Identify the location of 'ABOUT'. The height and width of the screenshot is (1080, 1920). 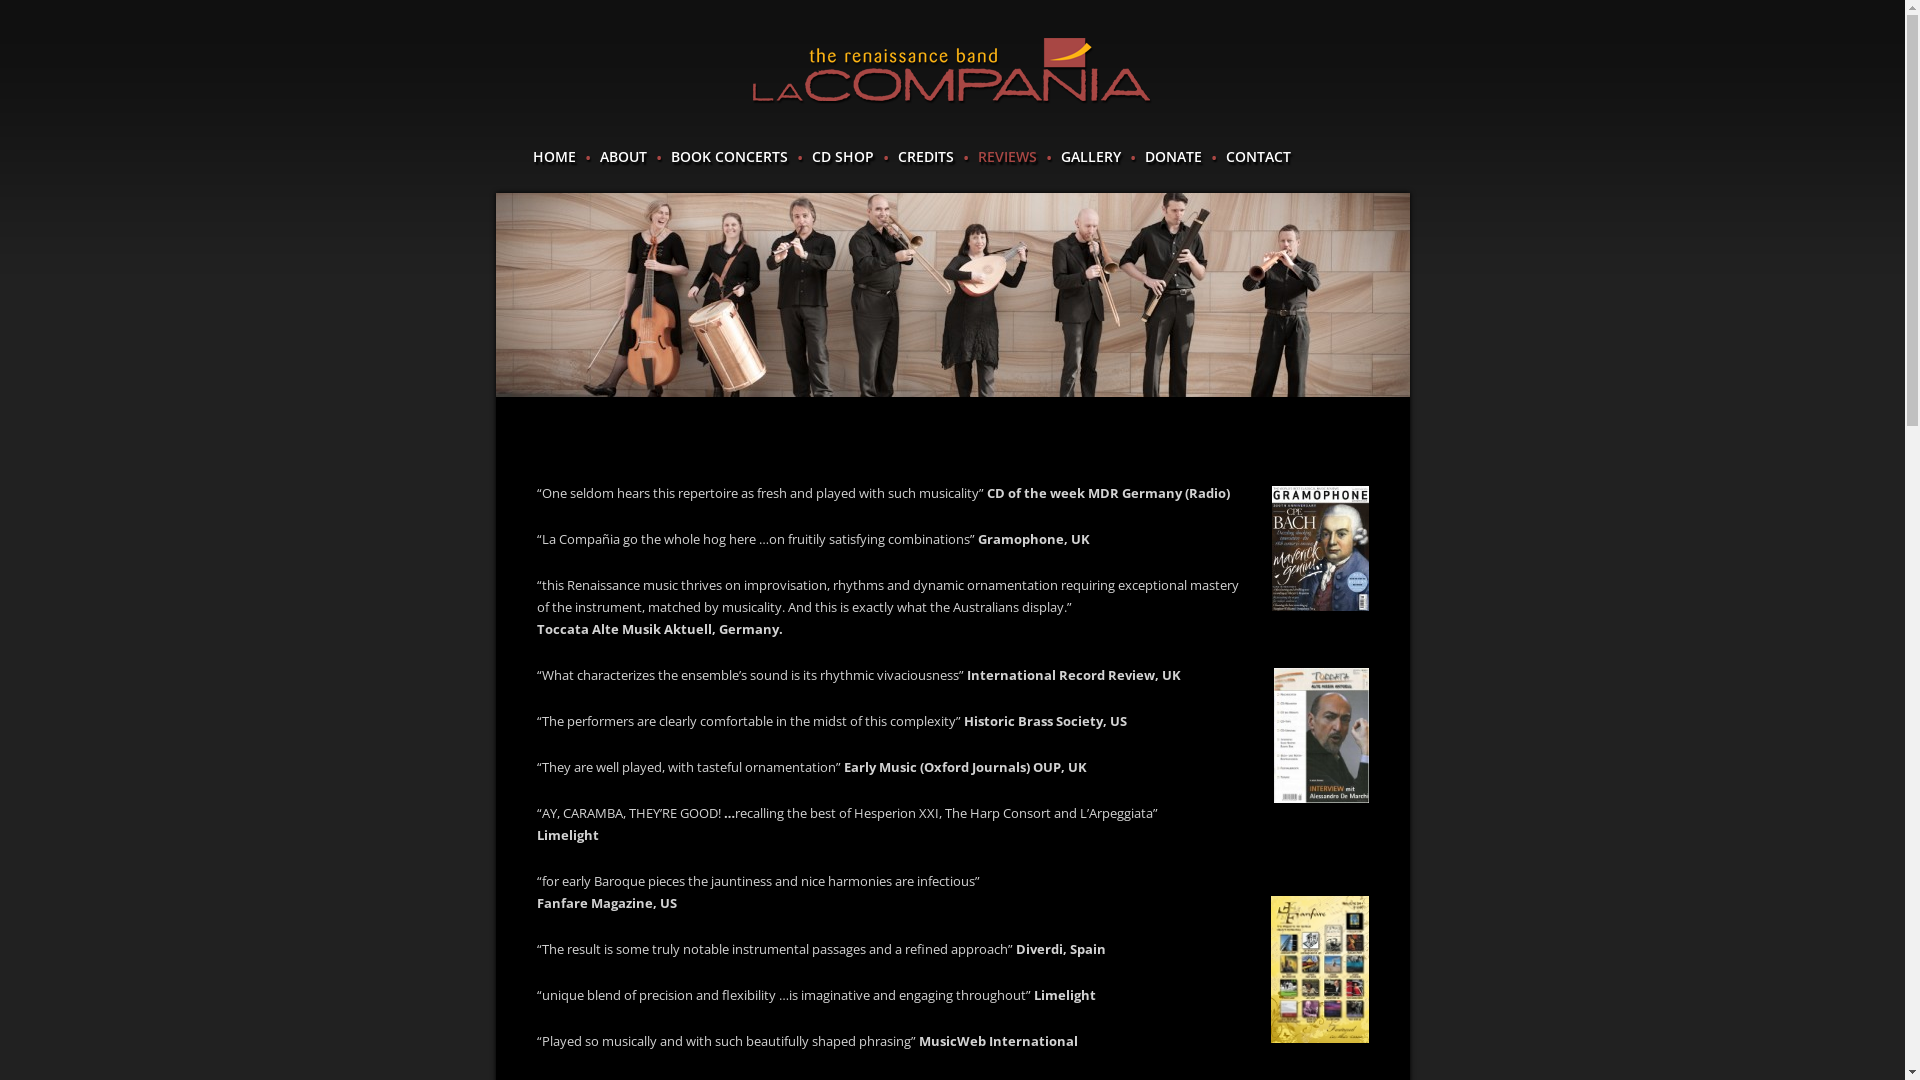
(622, 156).